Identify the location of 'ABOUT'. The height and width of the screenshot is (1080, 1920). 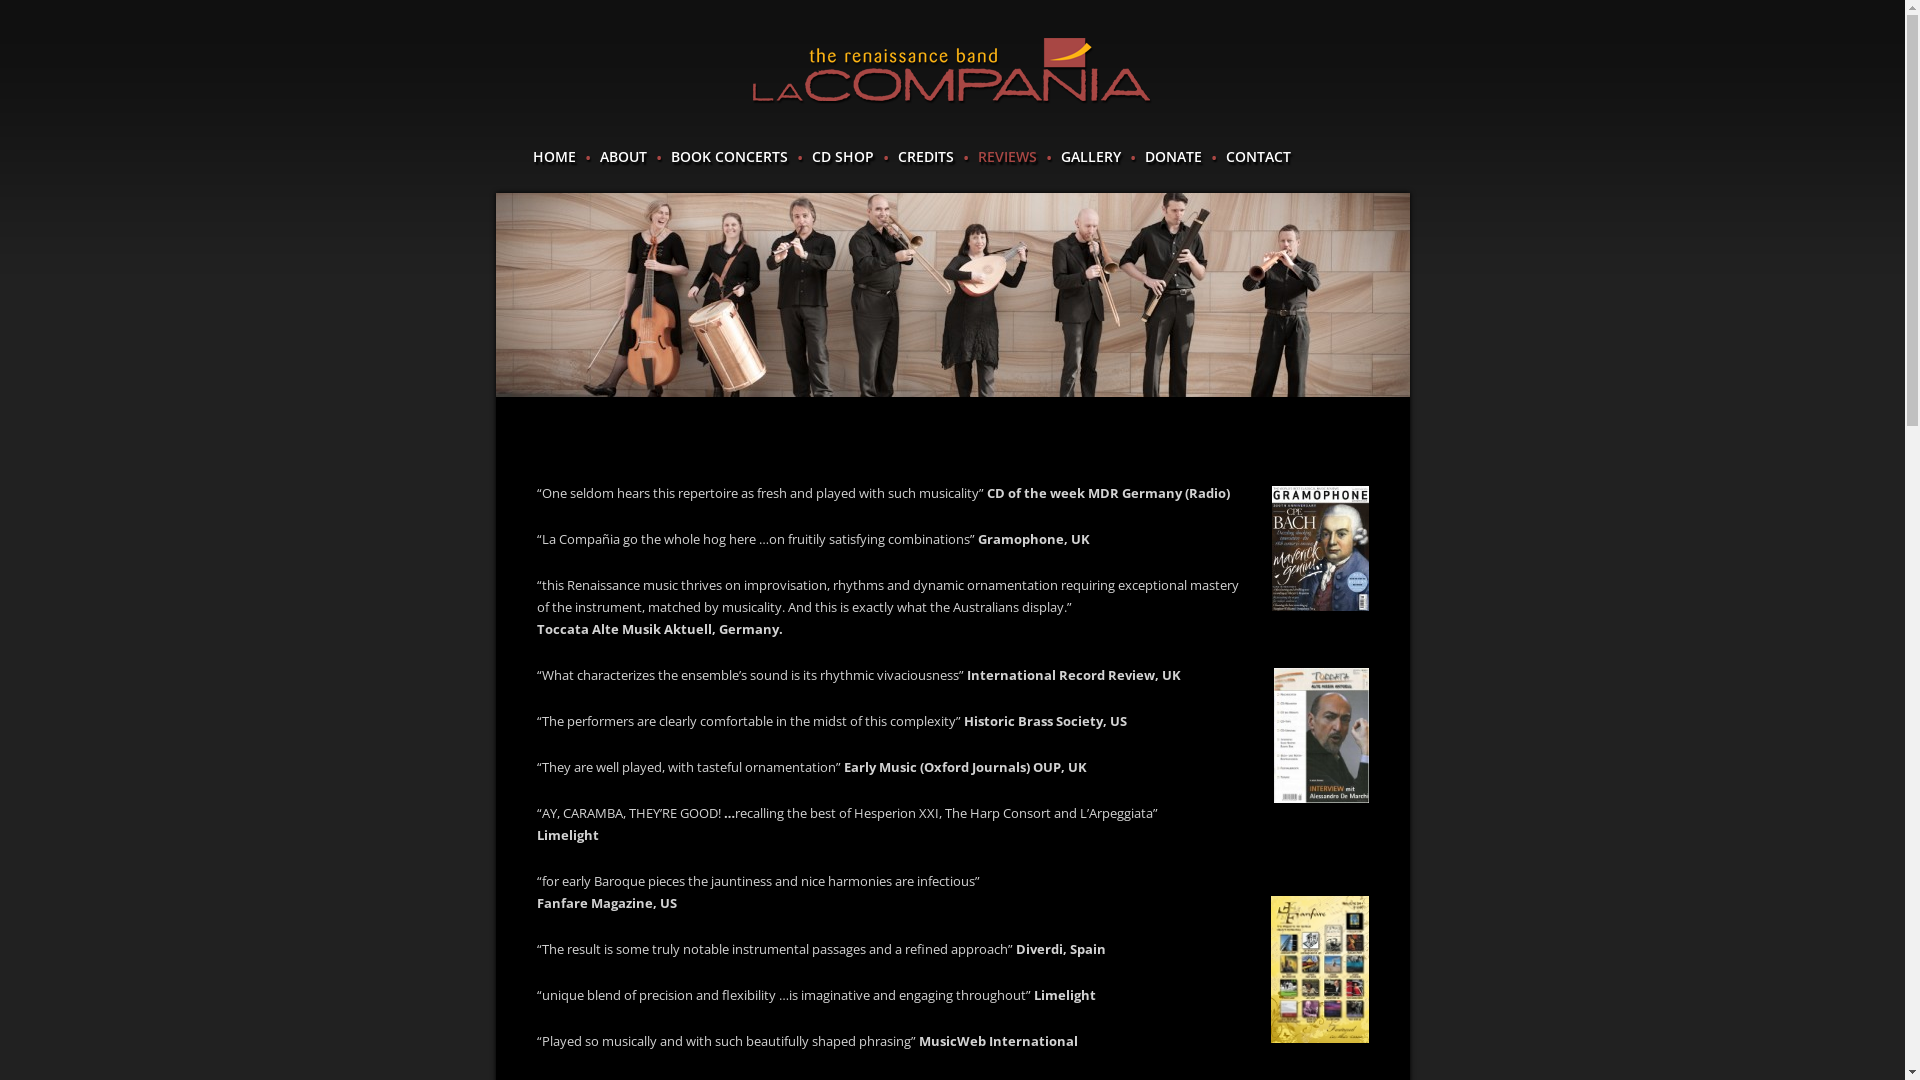
(622, 156).